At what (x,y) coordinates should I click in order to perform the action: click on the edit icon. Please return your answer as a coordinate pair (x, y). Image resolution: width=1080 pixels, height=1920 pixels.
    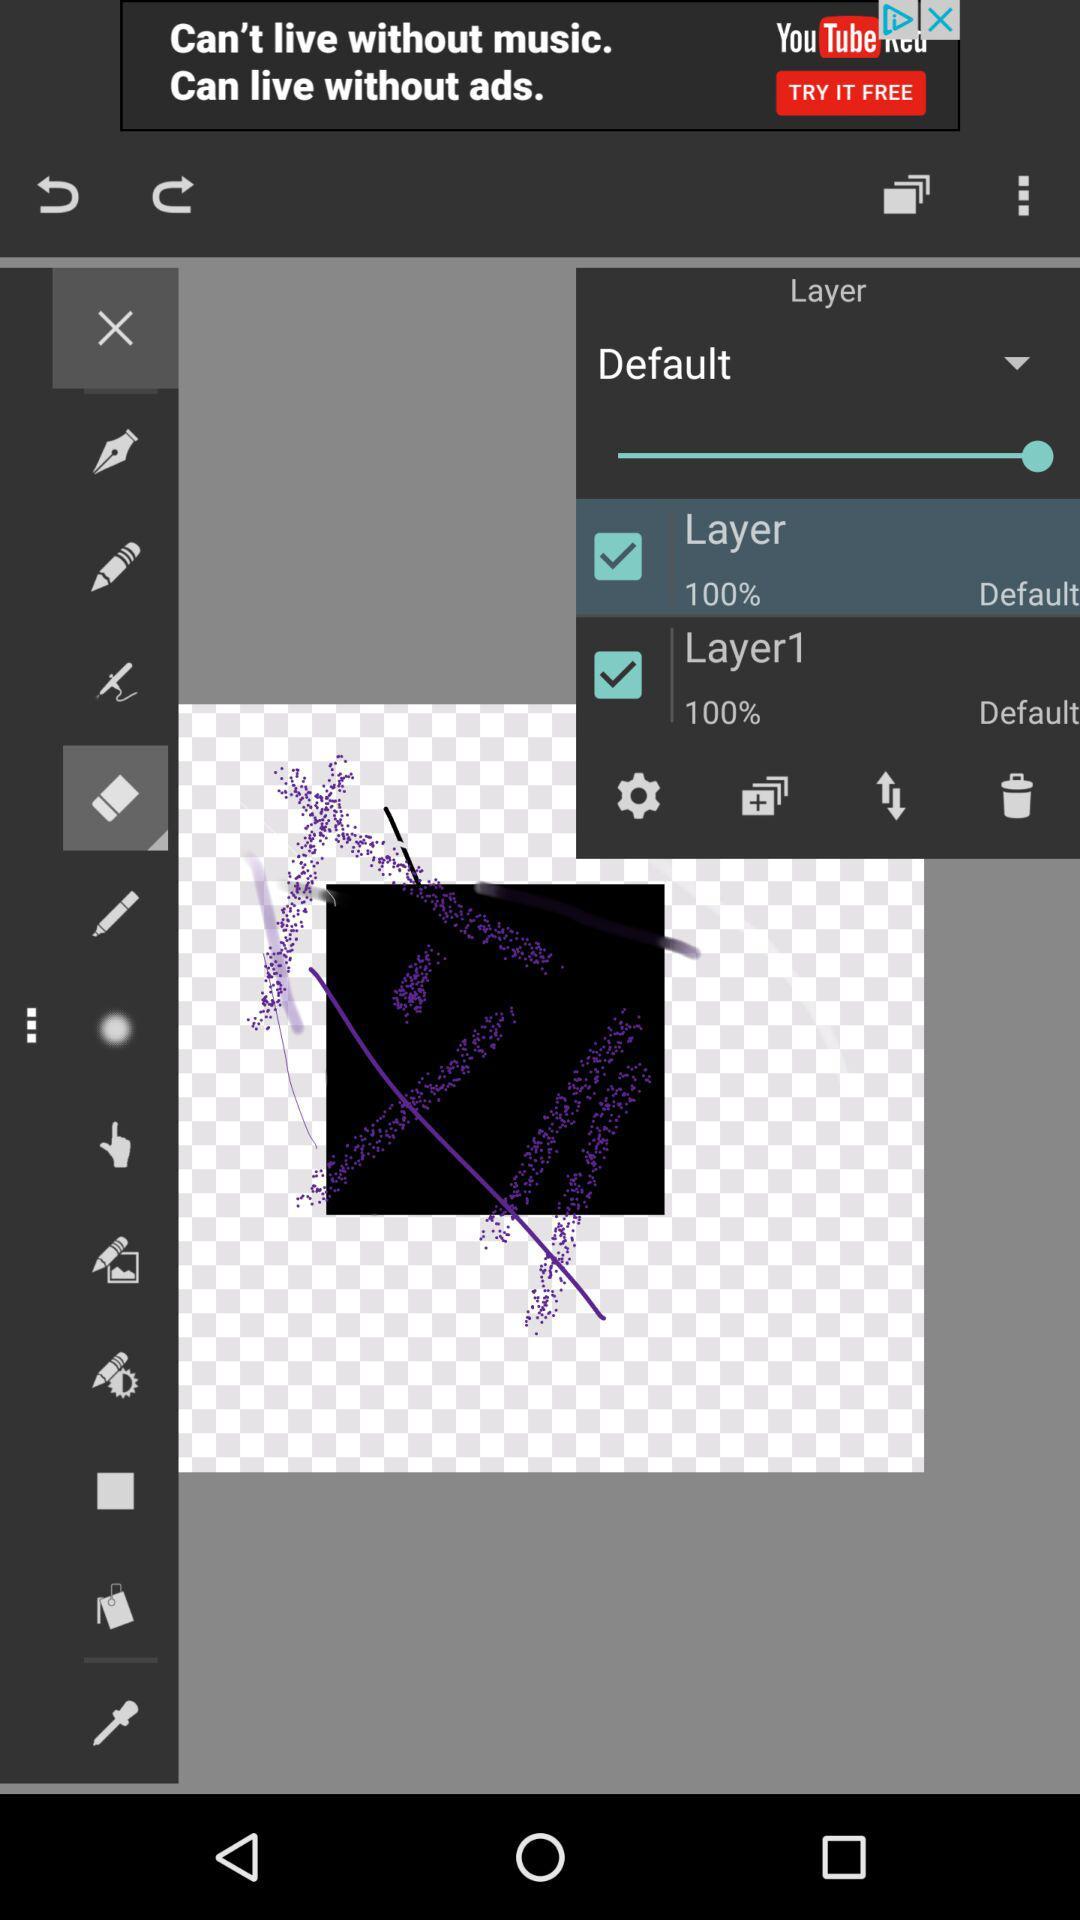
    Looking at the image, I should click on (115, 565).